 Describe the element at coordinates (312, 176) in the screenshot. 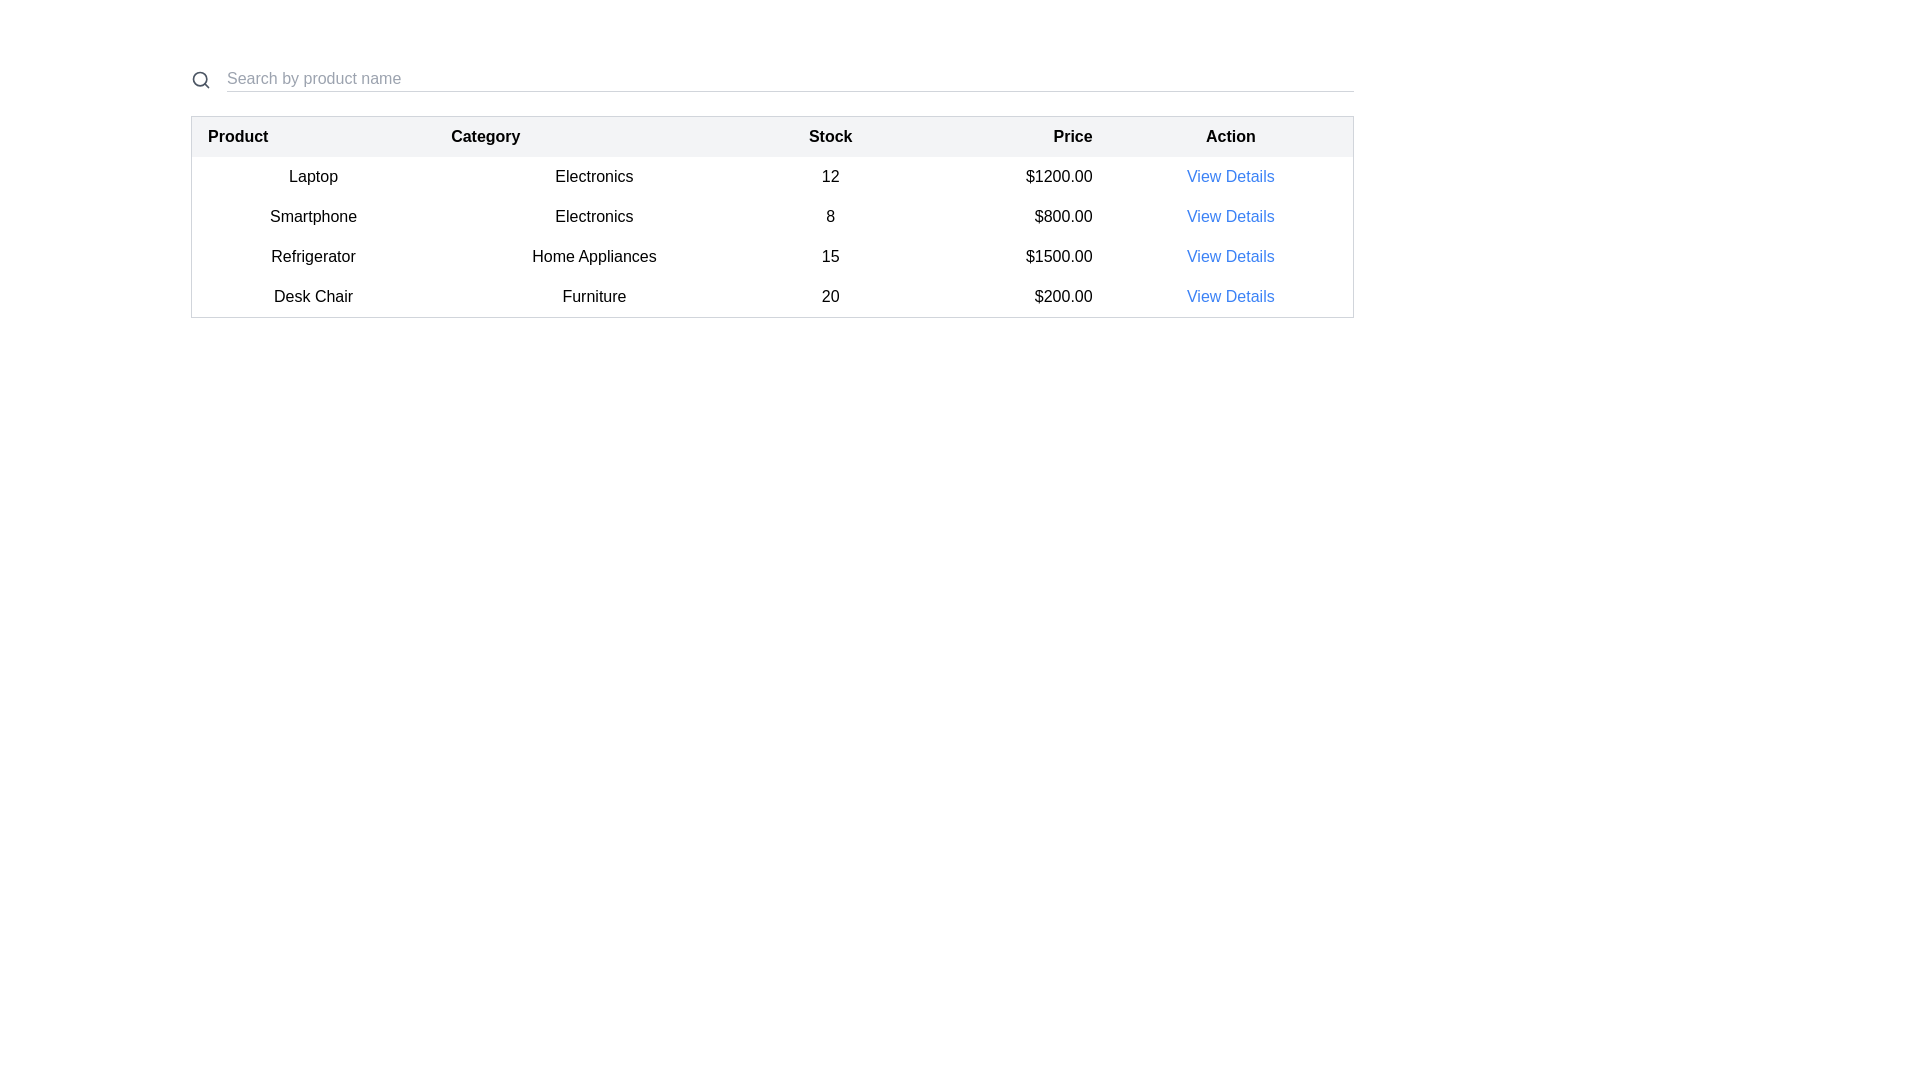

I see `the Text element displaying the product name in the first column of the table under the 'Product' header, which is located in the first row of the table` at that location.